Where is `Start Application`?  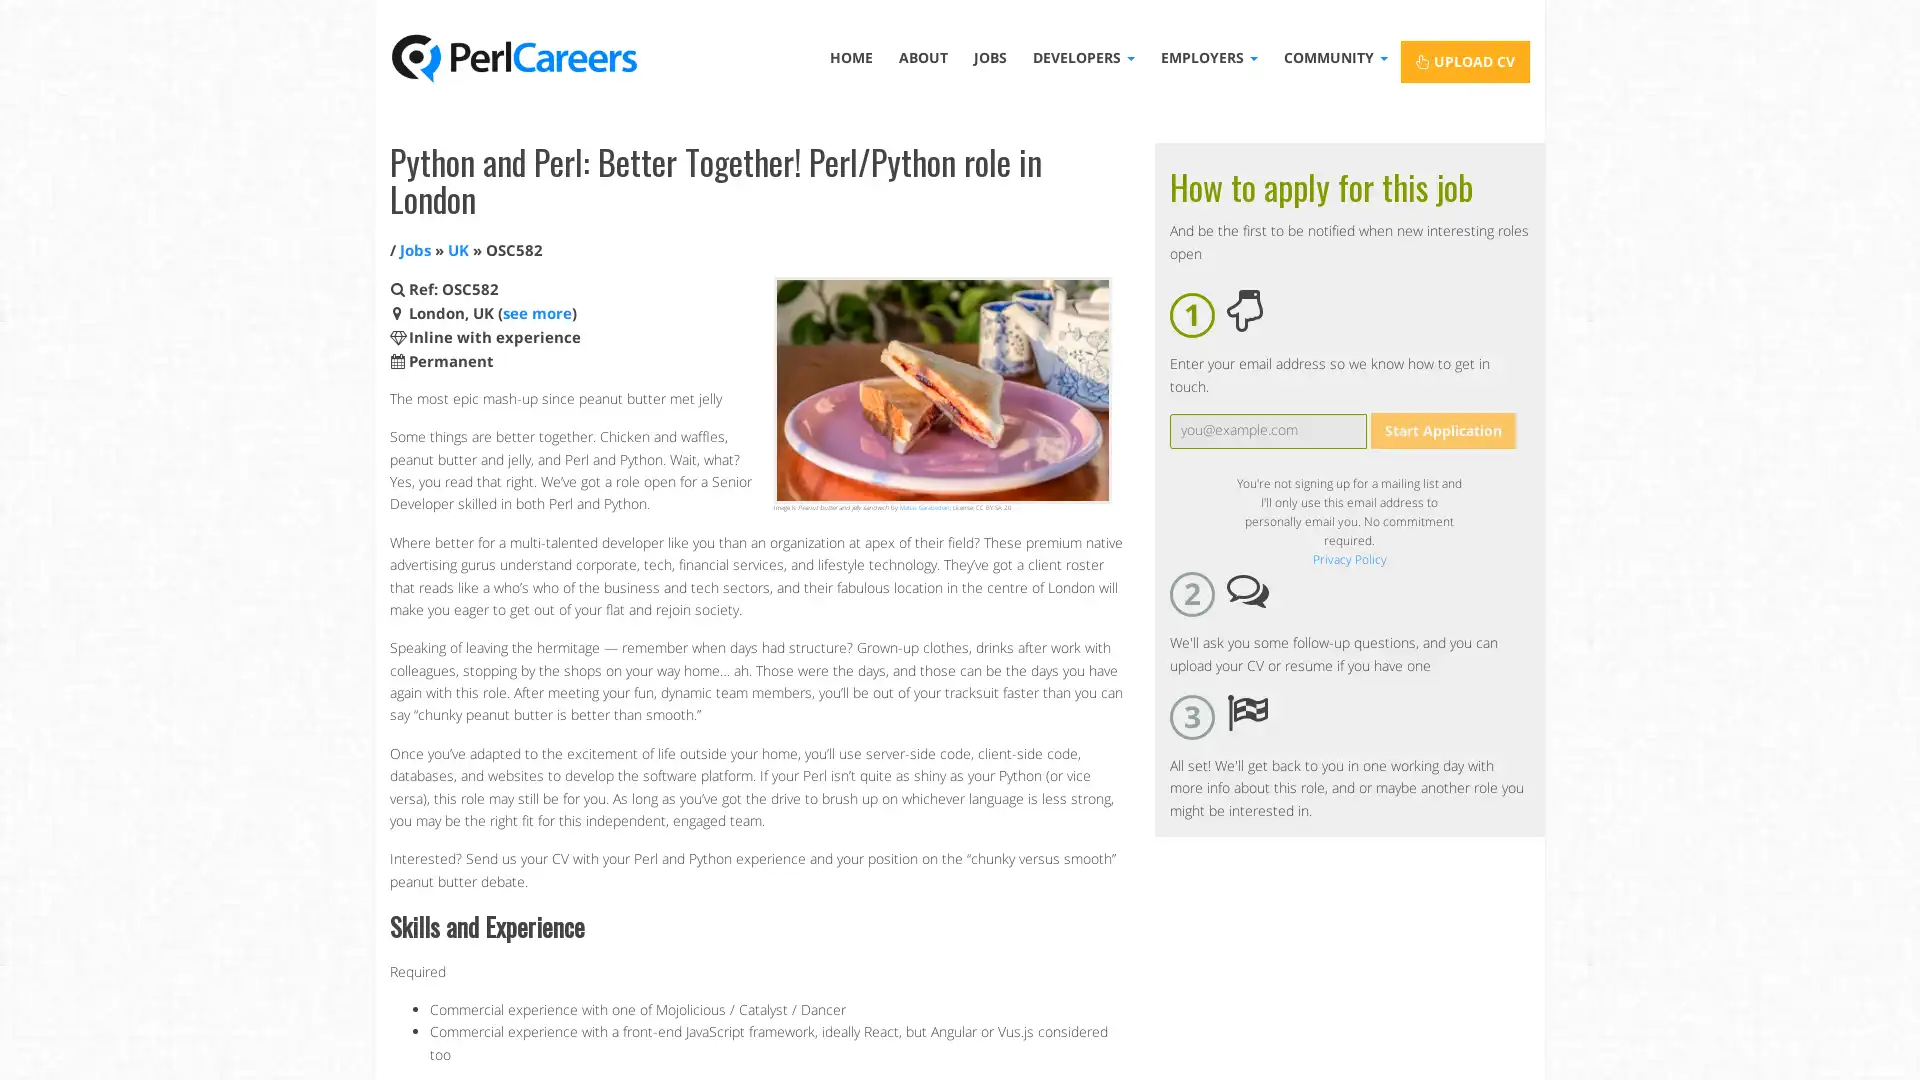
Start Application is located at coordinates (1443, 428).